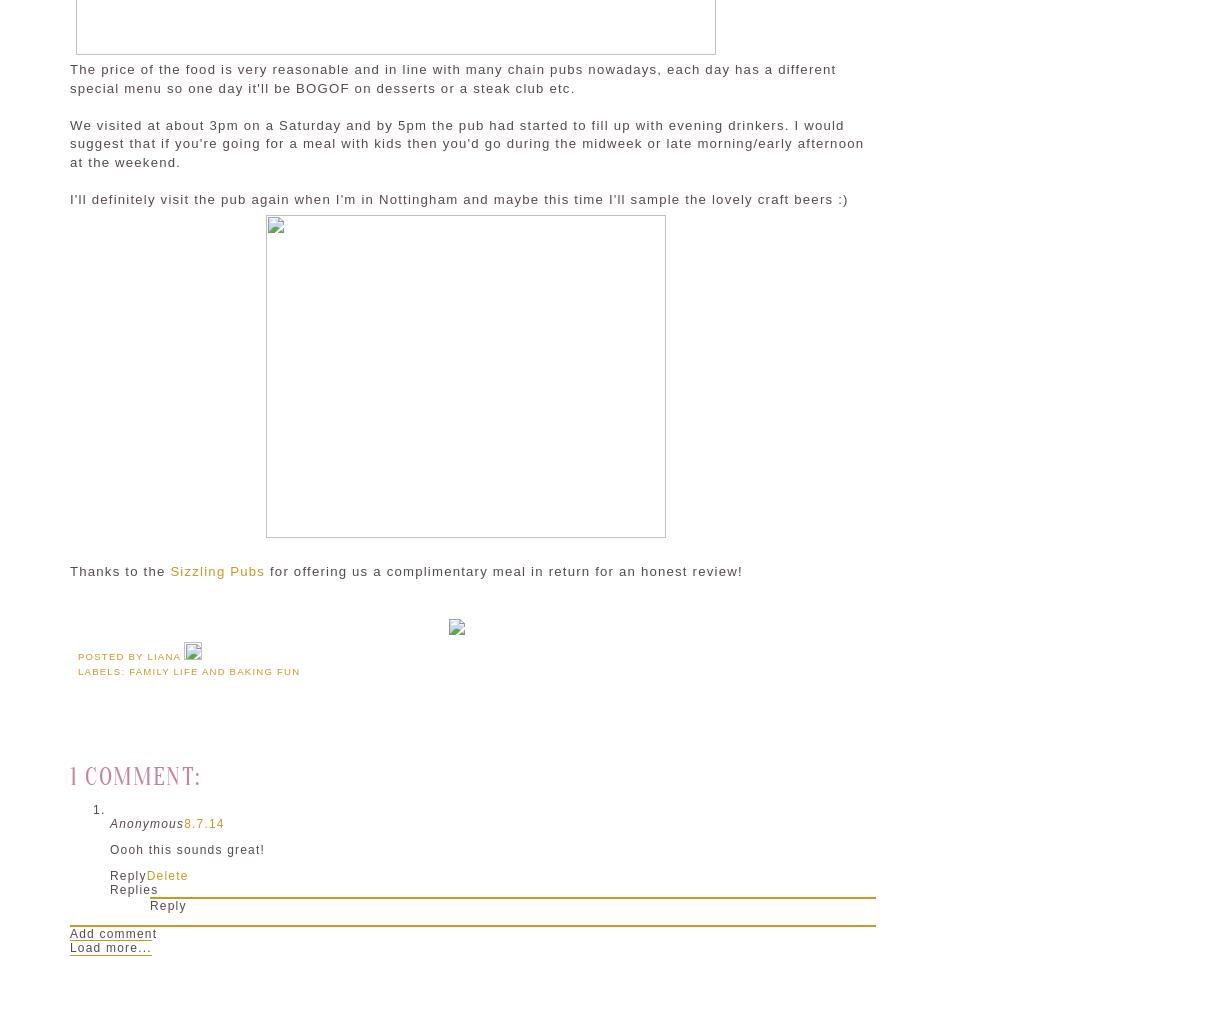  What do you see at coordinates (204, 822) in the screenshot?
I see `'8.7.14'` at bounding box center [204, 822].